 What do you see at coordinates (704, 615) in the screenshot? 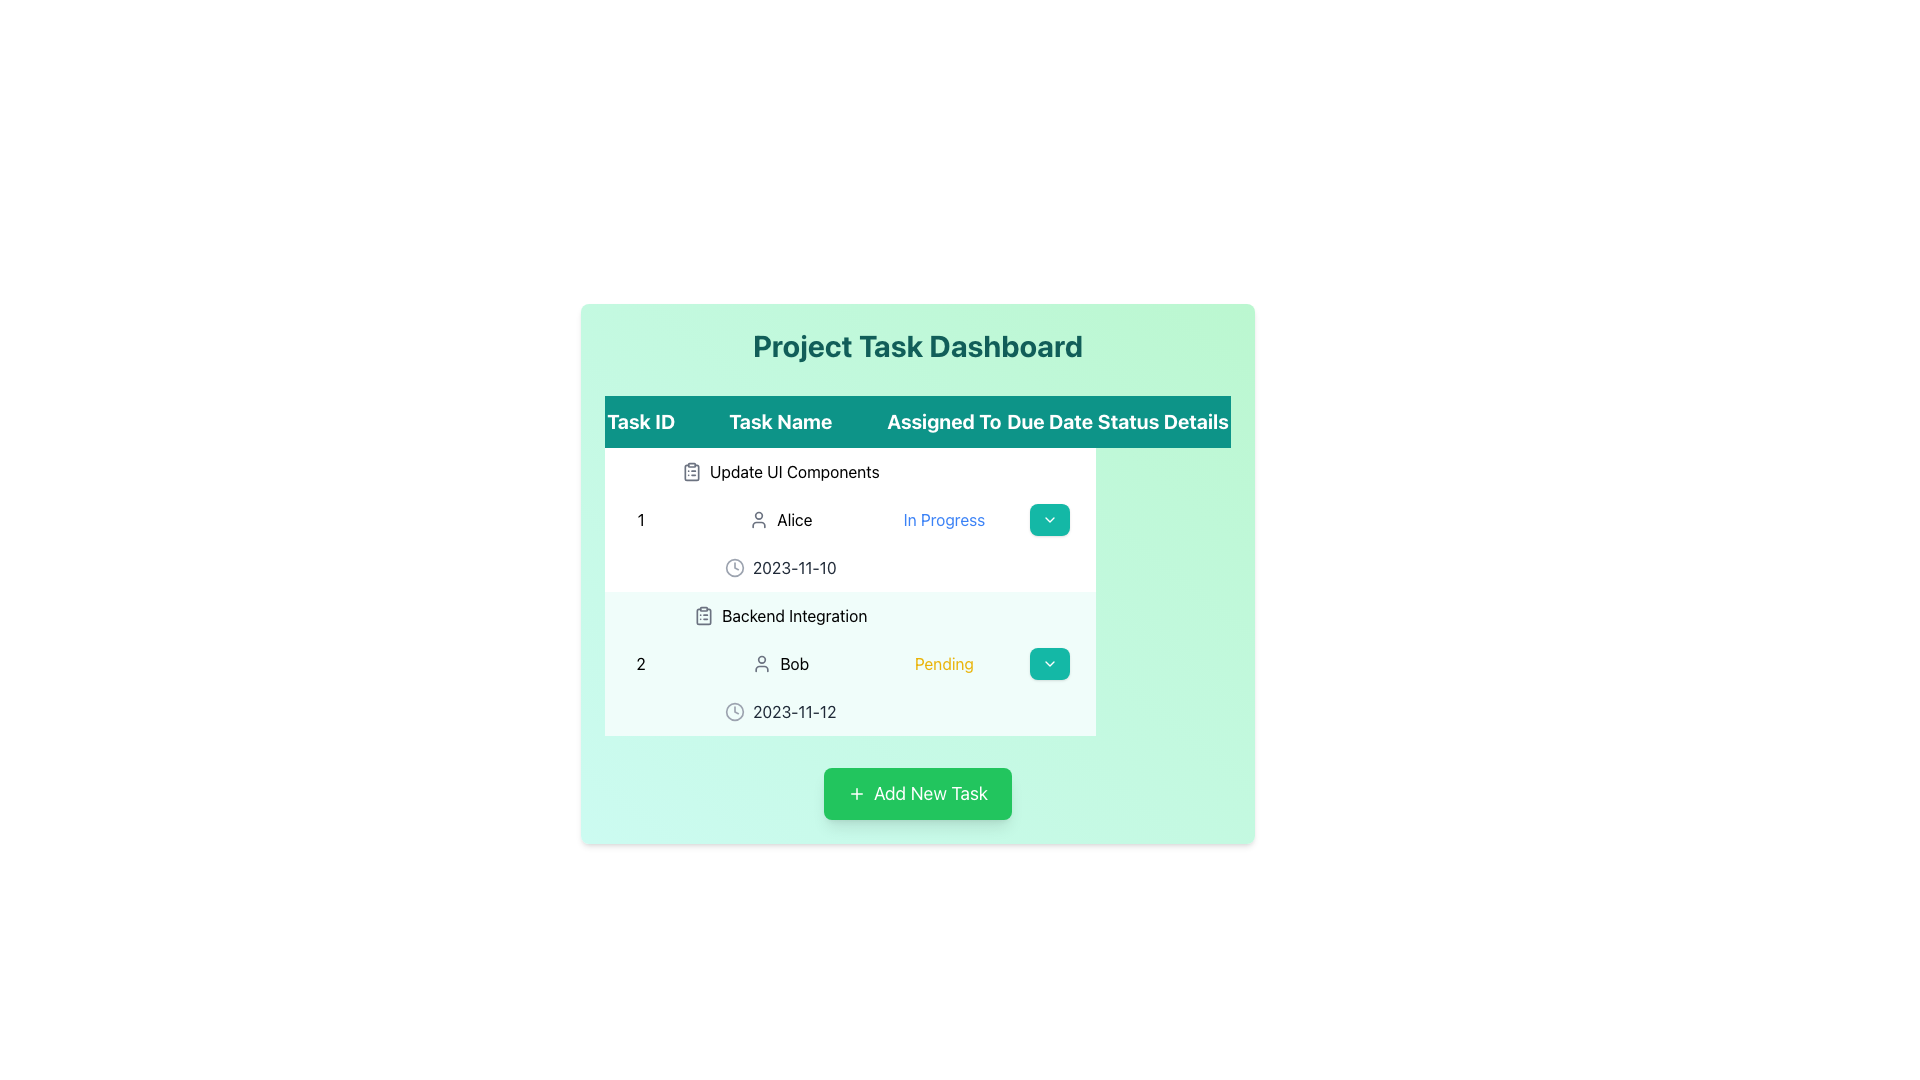
I see `the clipboard icon located in the second row under the 'Task Name' column associated with 'Backend Integration'` at bounding box center [704, 615].